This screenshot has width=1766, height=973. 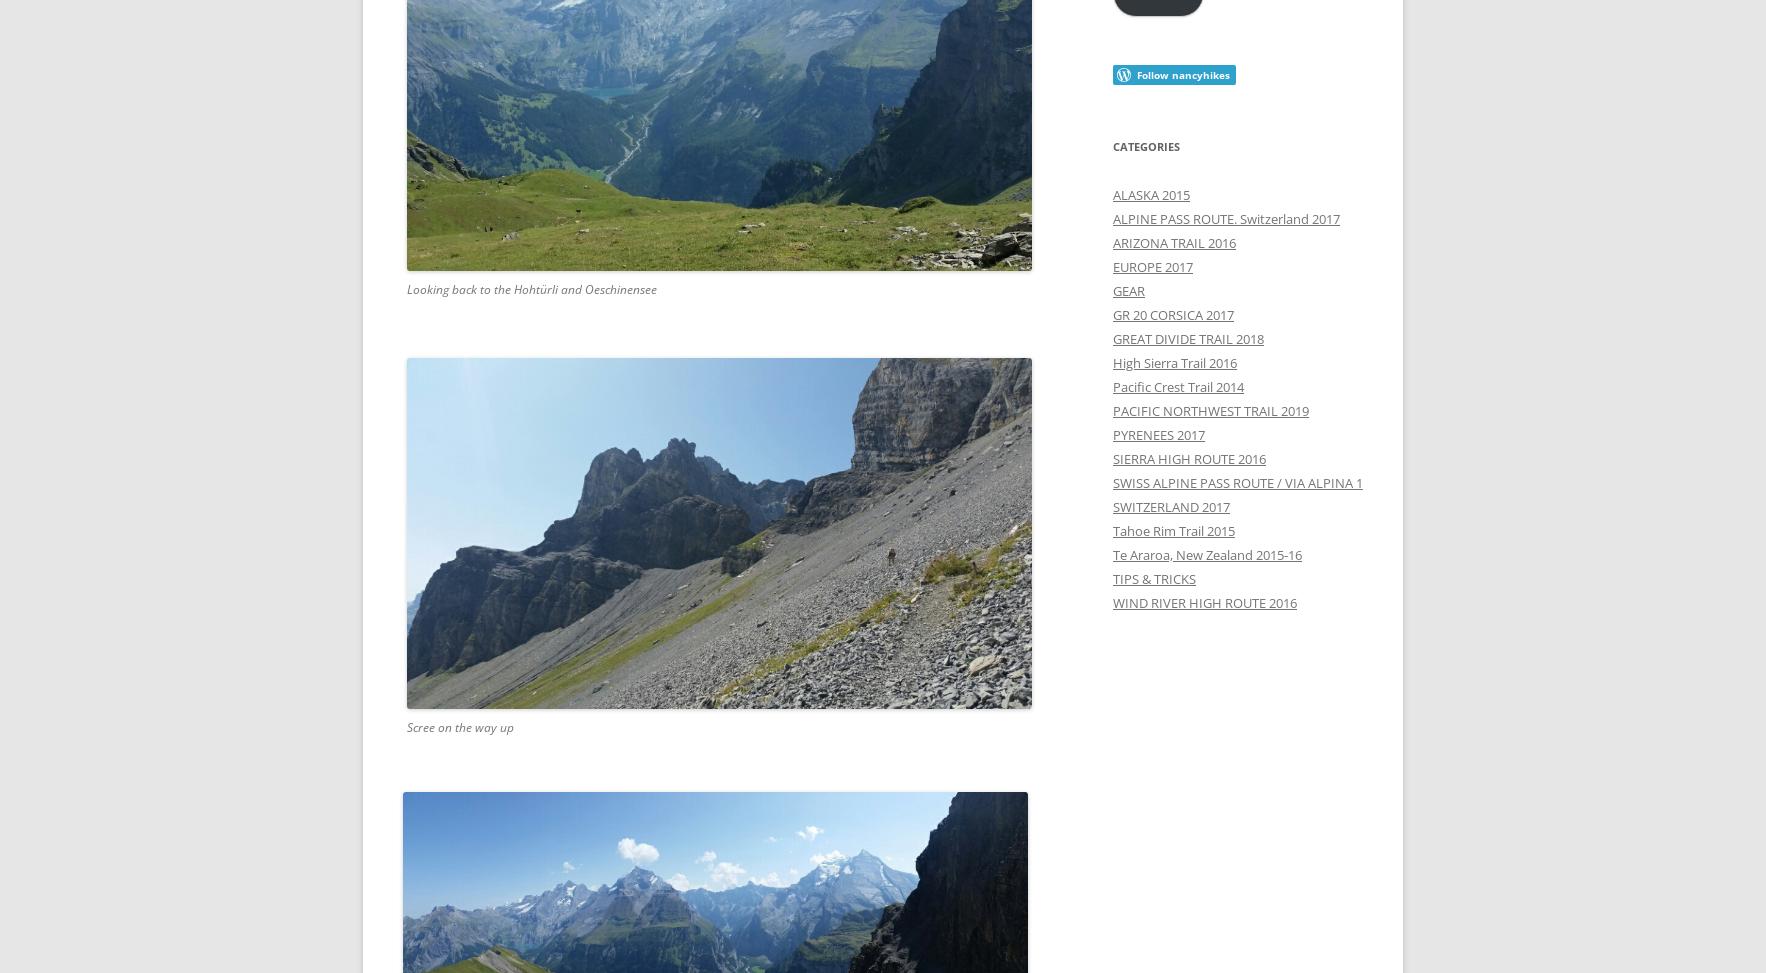 What do you see at coordinates (1111, 409) in the screenshot?
I see `'PACIFIC NORTHWEST TRAIL 2019'` at bounding box center [1111, 409].